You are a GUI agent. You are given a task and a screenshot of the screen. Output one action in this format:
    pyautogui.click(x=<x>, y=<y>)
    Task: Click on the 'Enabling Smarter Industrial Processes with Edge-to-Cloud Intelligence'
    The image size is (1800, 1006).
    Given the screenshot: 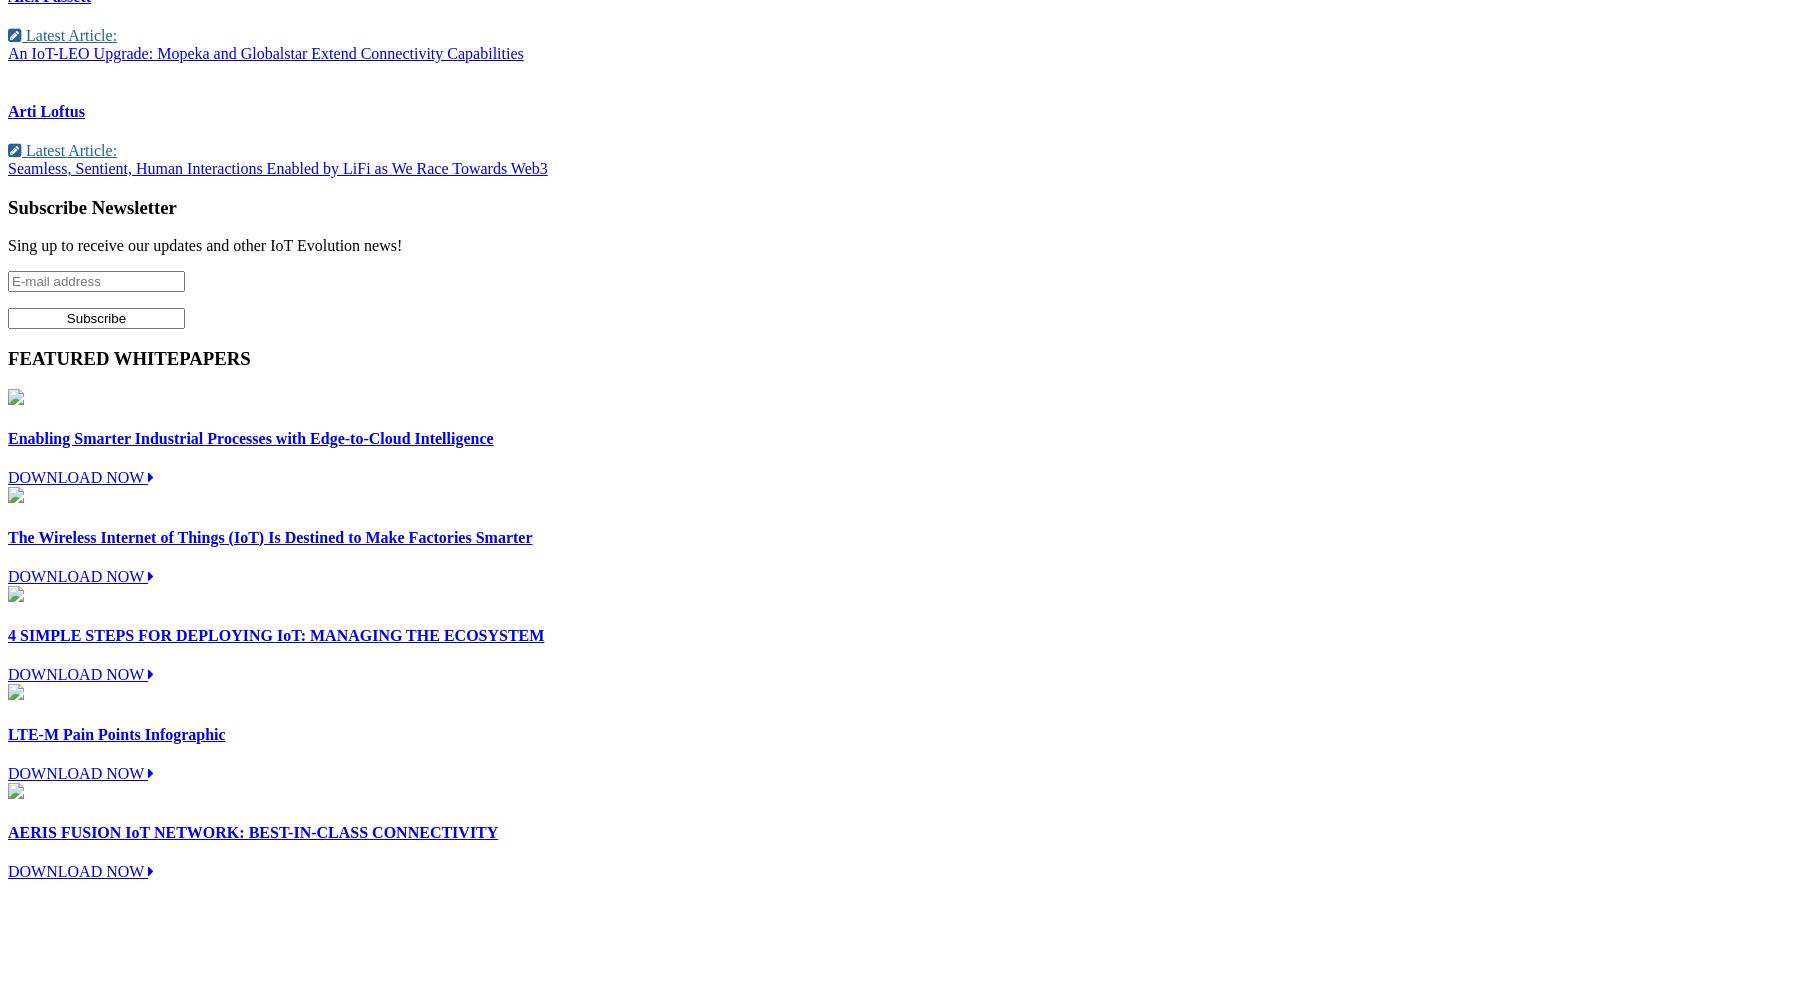 What is the action you would take?
    pyautogui.click(x=249, y=437)
    